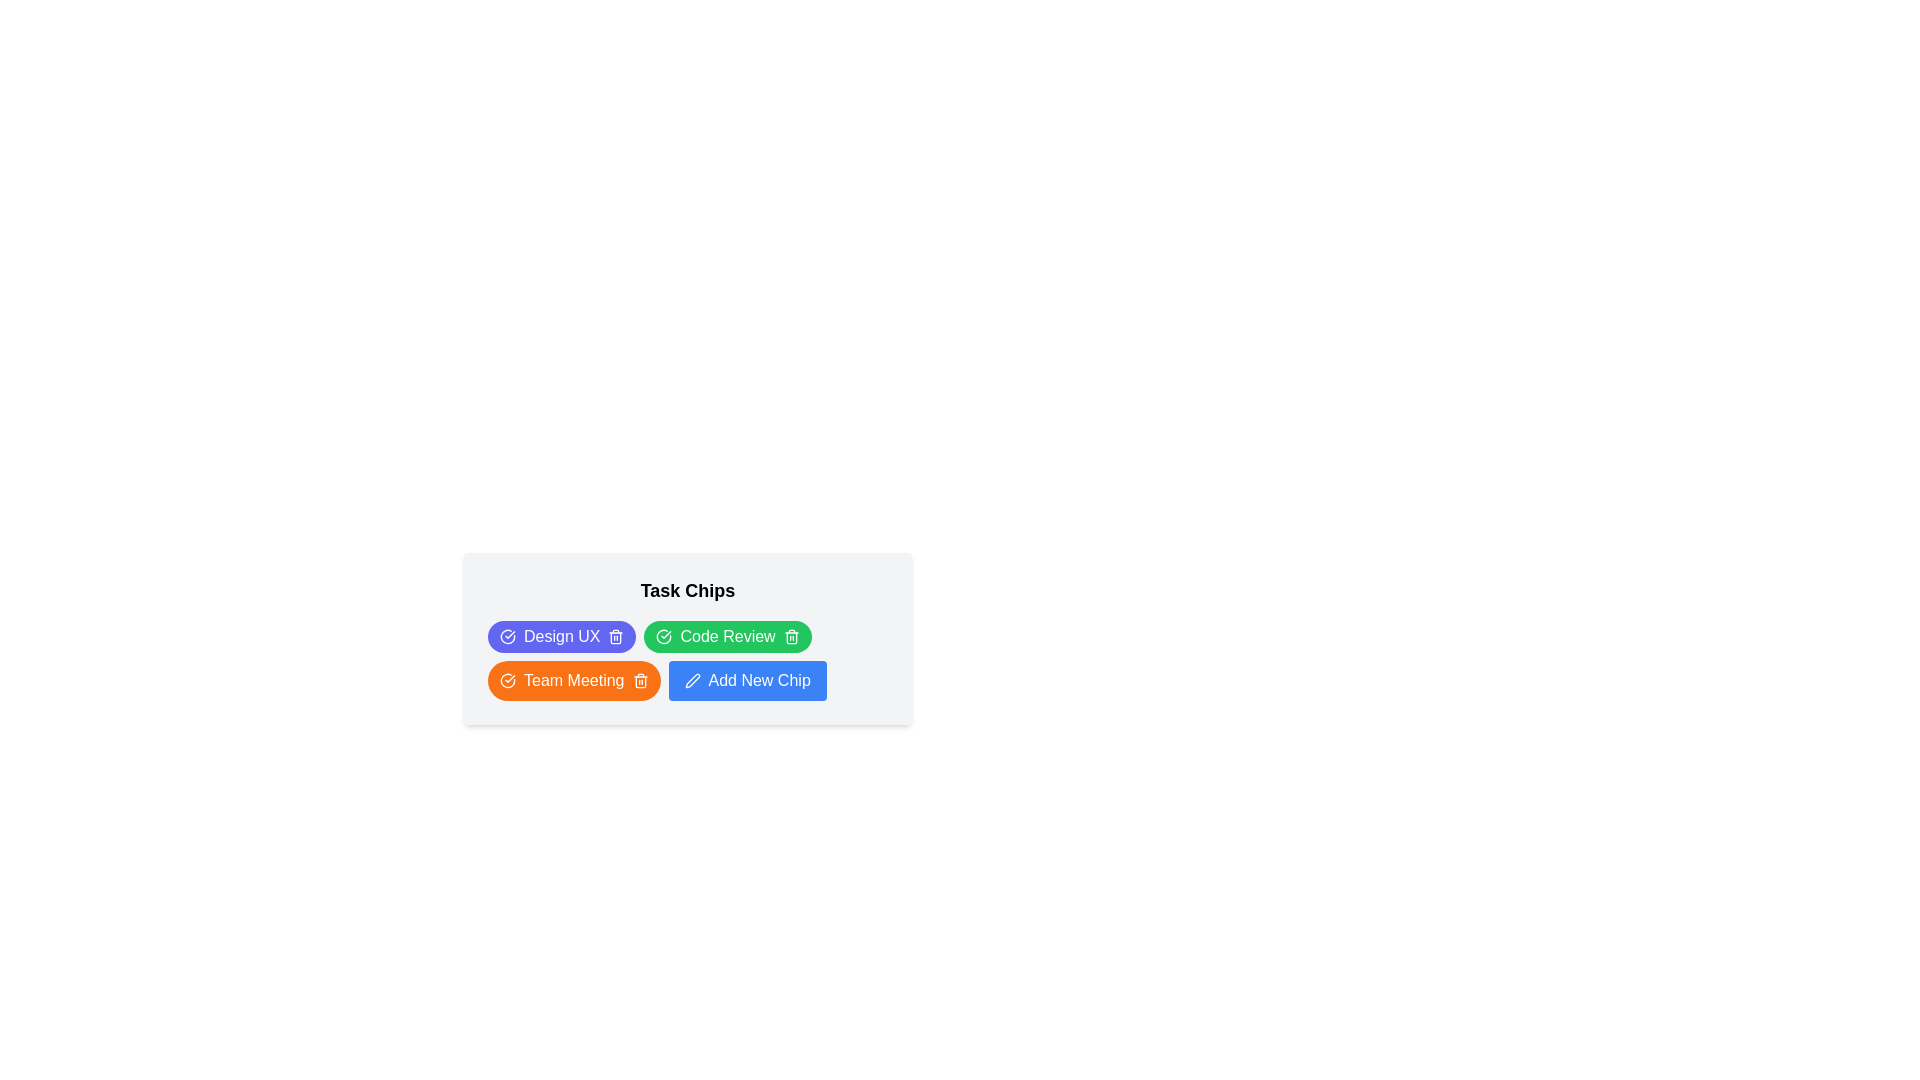 Image resolution: width=1920 pixels, height=1080 pixels. I want to click on the 'Code Review' interactive chip button located, so click(687, 639).